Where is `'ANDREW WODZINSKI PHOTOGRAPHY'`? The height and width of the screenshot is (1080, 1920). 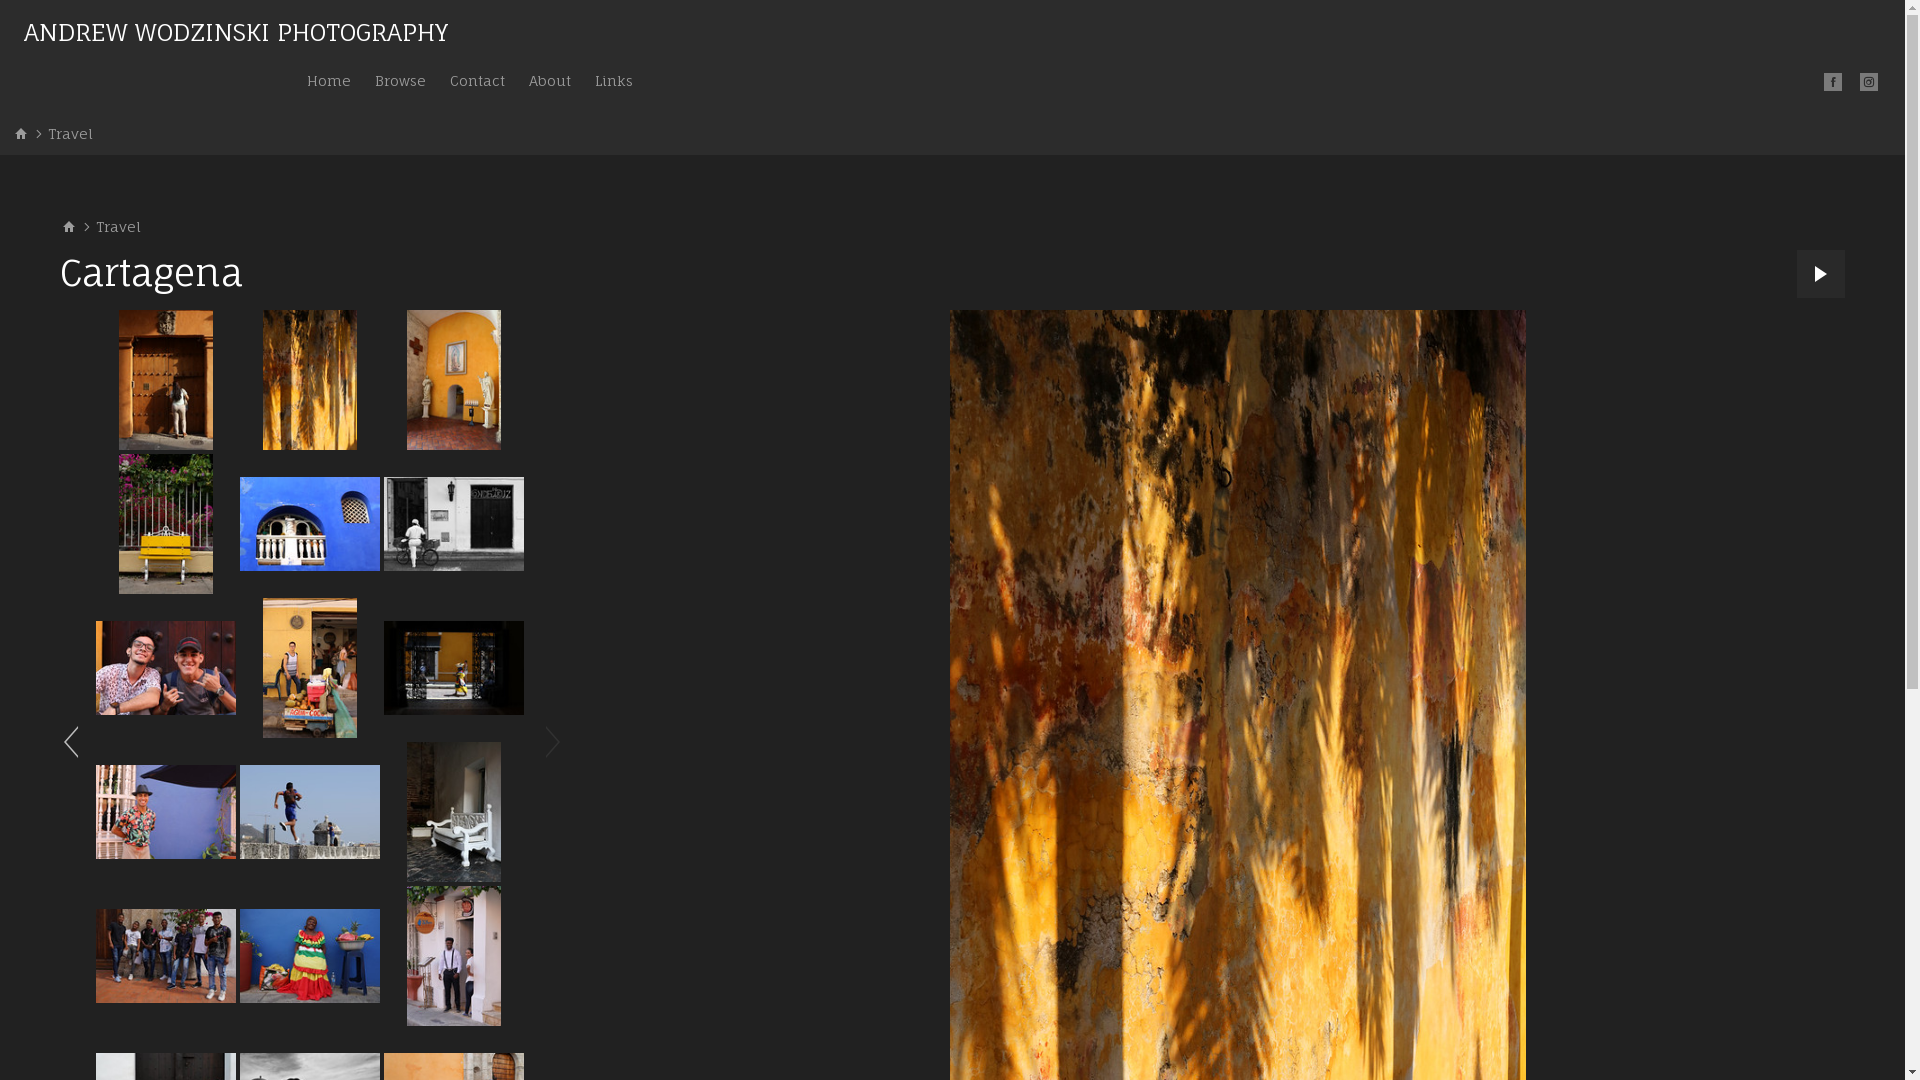 'ANDREW WODZINSKI PHOTOGRAPHY' is located at coordinates (235, 35).